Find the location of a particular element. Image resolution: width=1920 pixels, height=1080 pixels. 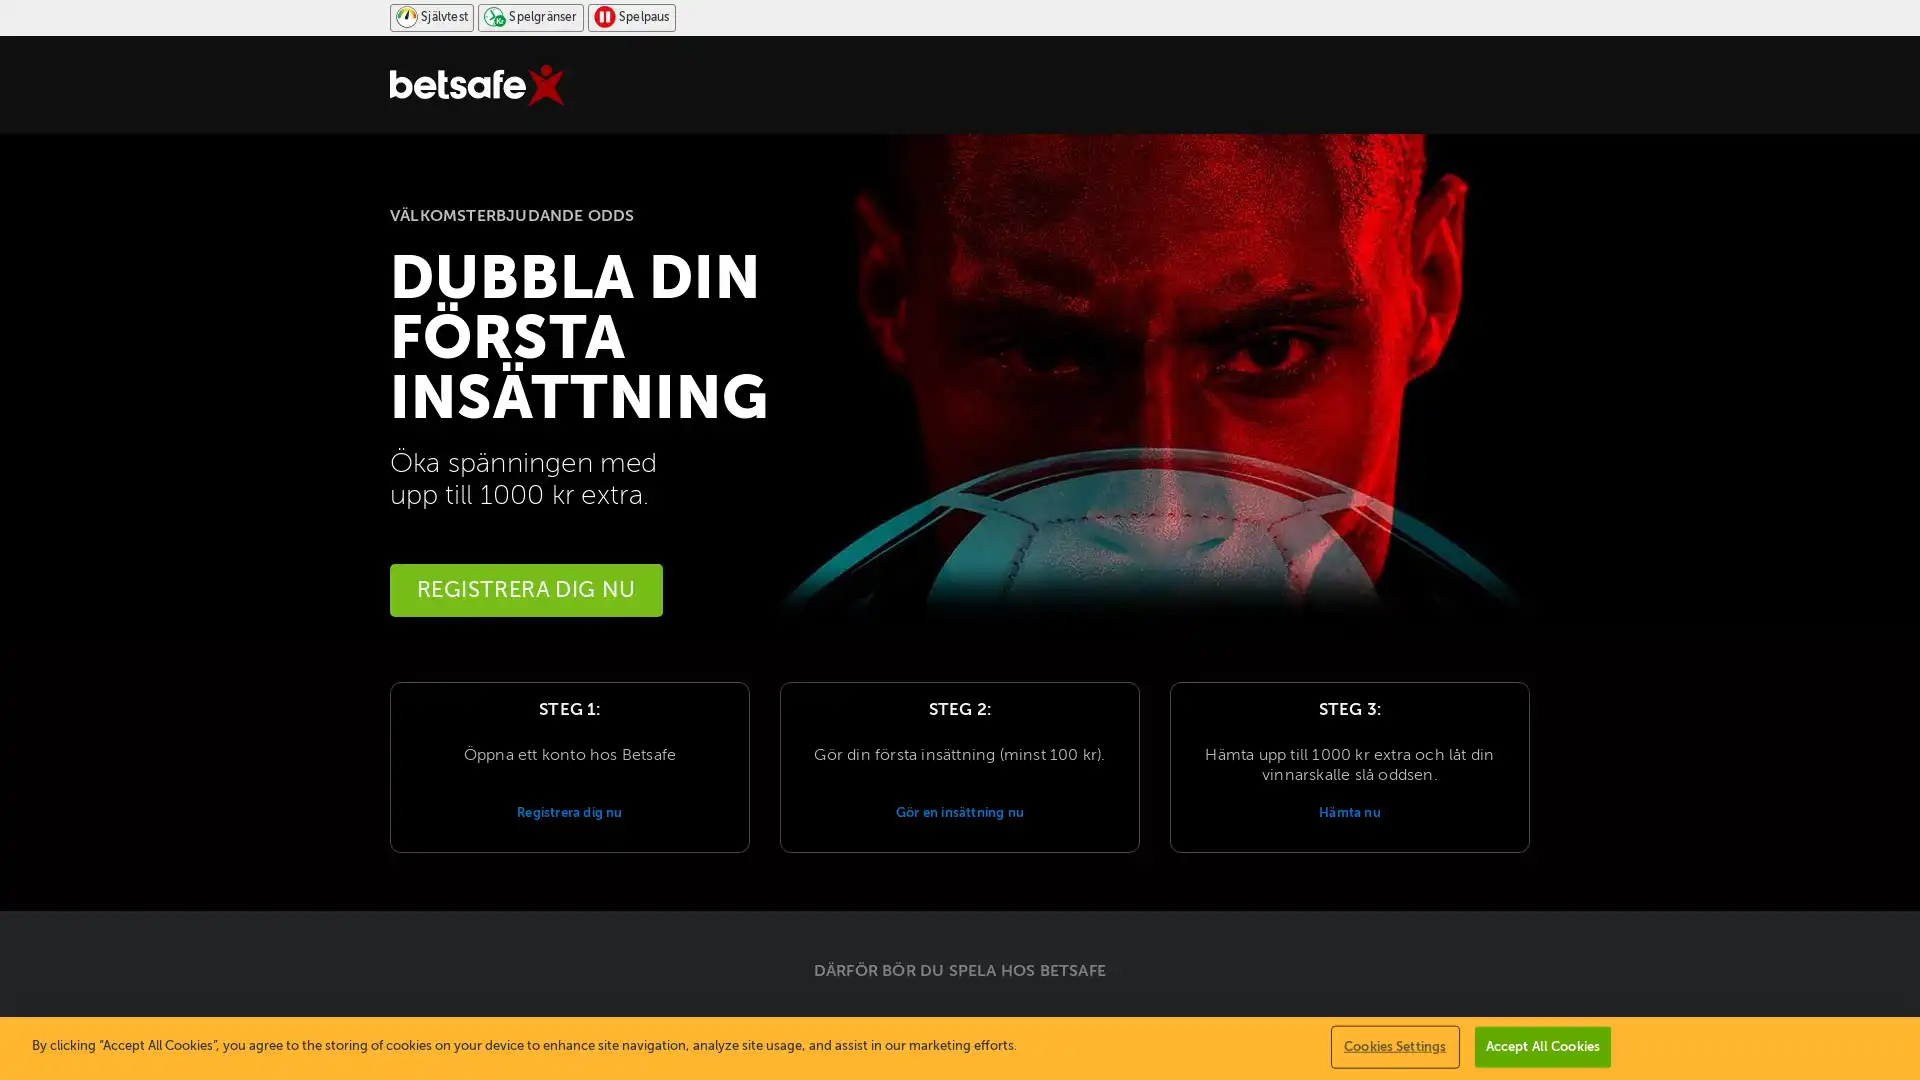

Accept All Cookies is located at coordinates (1541, 1045).